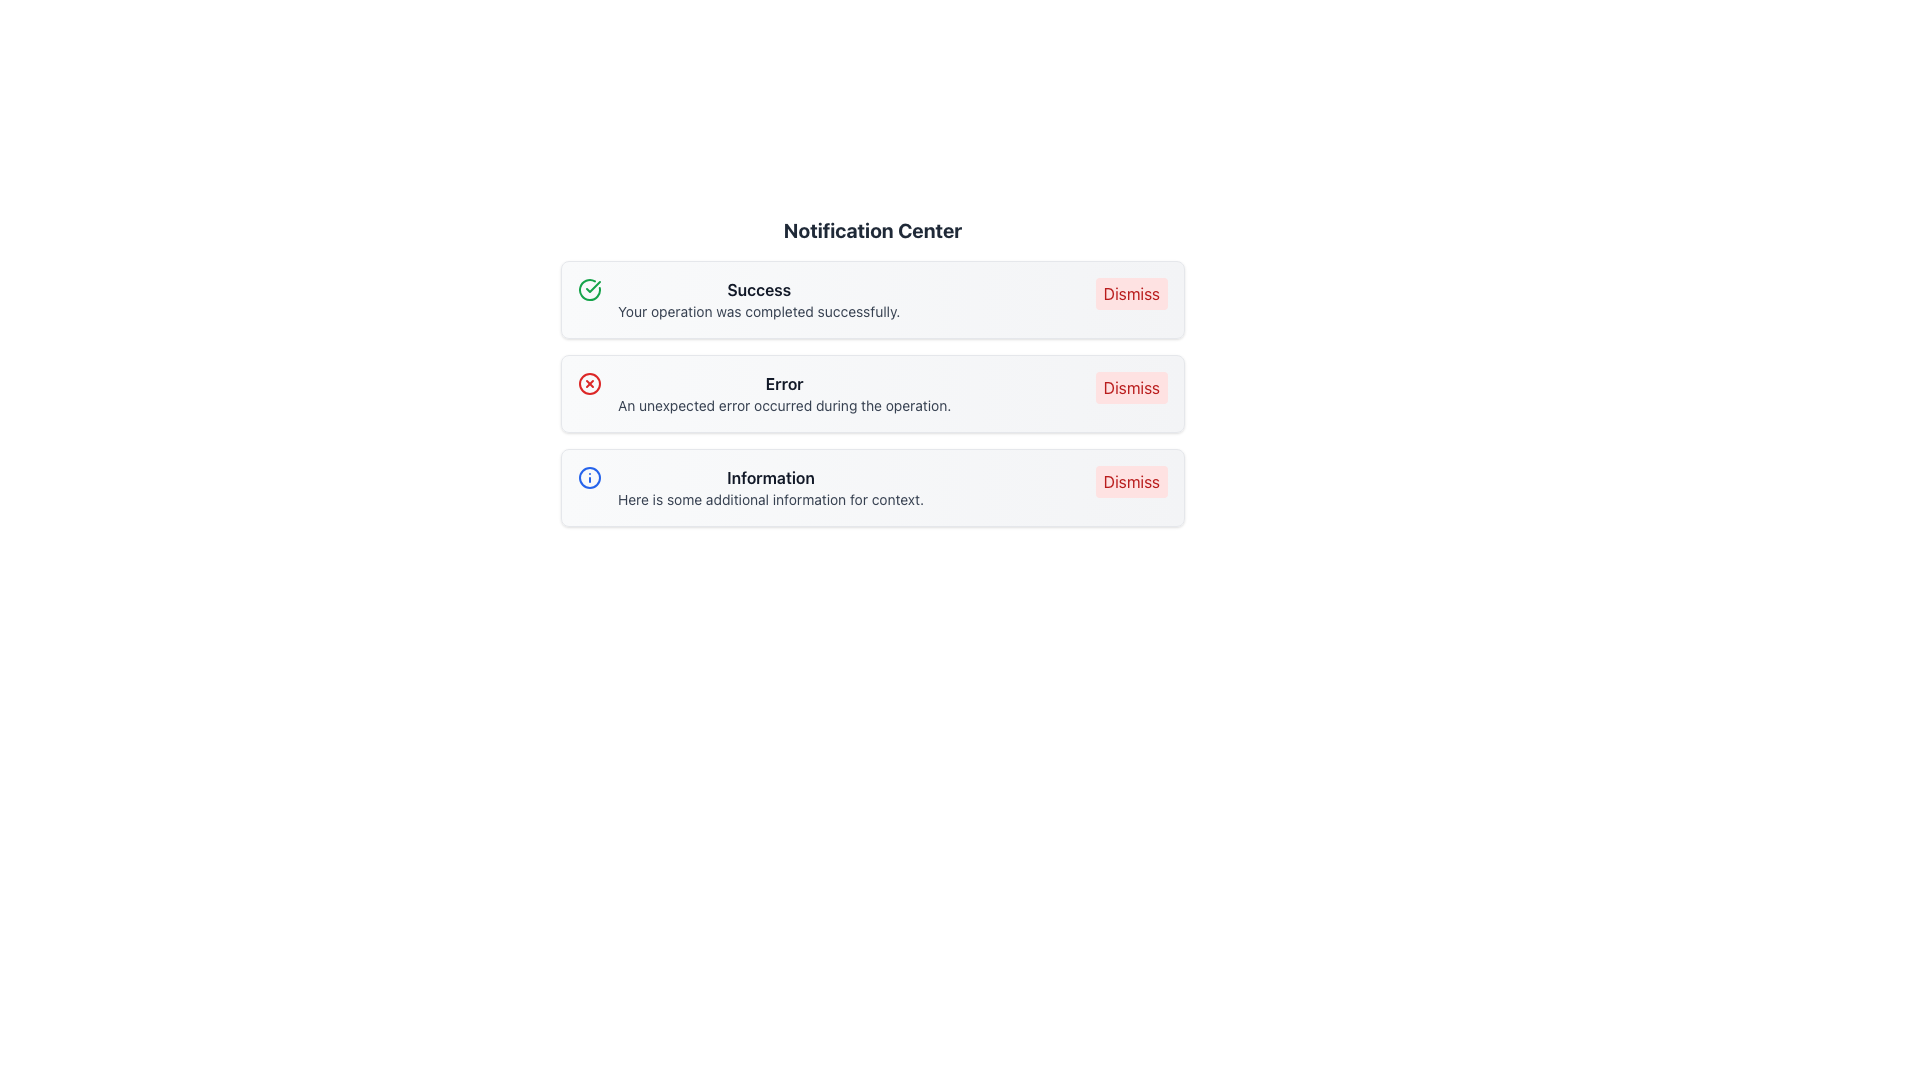 The image size is (1920, 1080). Describe the element at coordinates (758, 289) in the screenshot. I see `'Success' text element, which is styled in bold and dark gray, located at the top of the first notification card in the Notification Center` at that location.